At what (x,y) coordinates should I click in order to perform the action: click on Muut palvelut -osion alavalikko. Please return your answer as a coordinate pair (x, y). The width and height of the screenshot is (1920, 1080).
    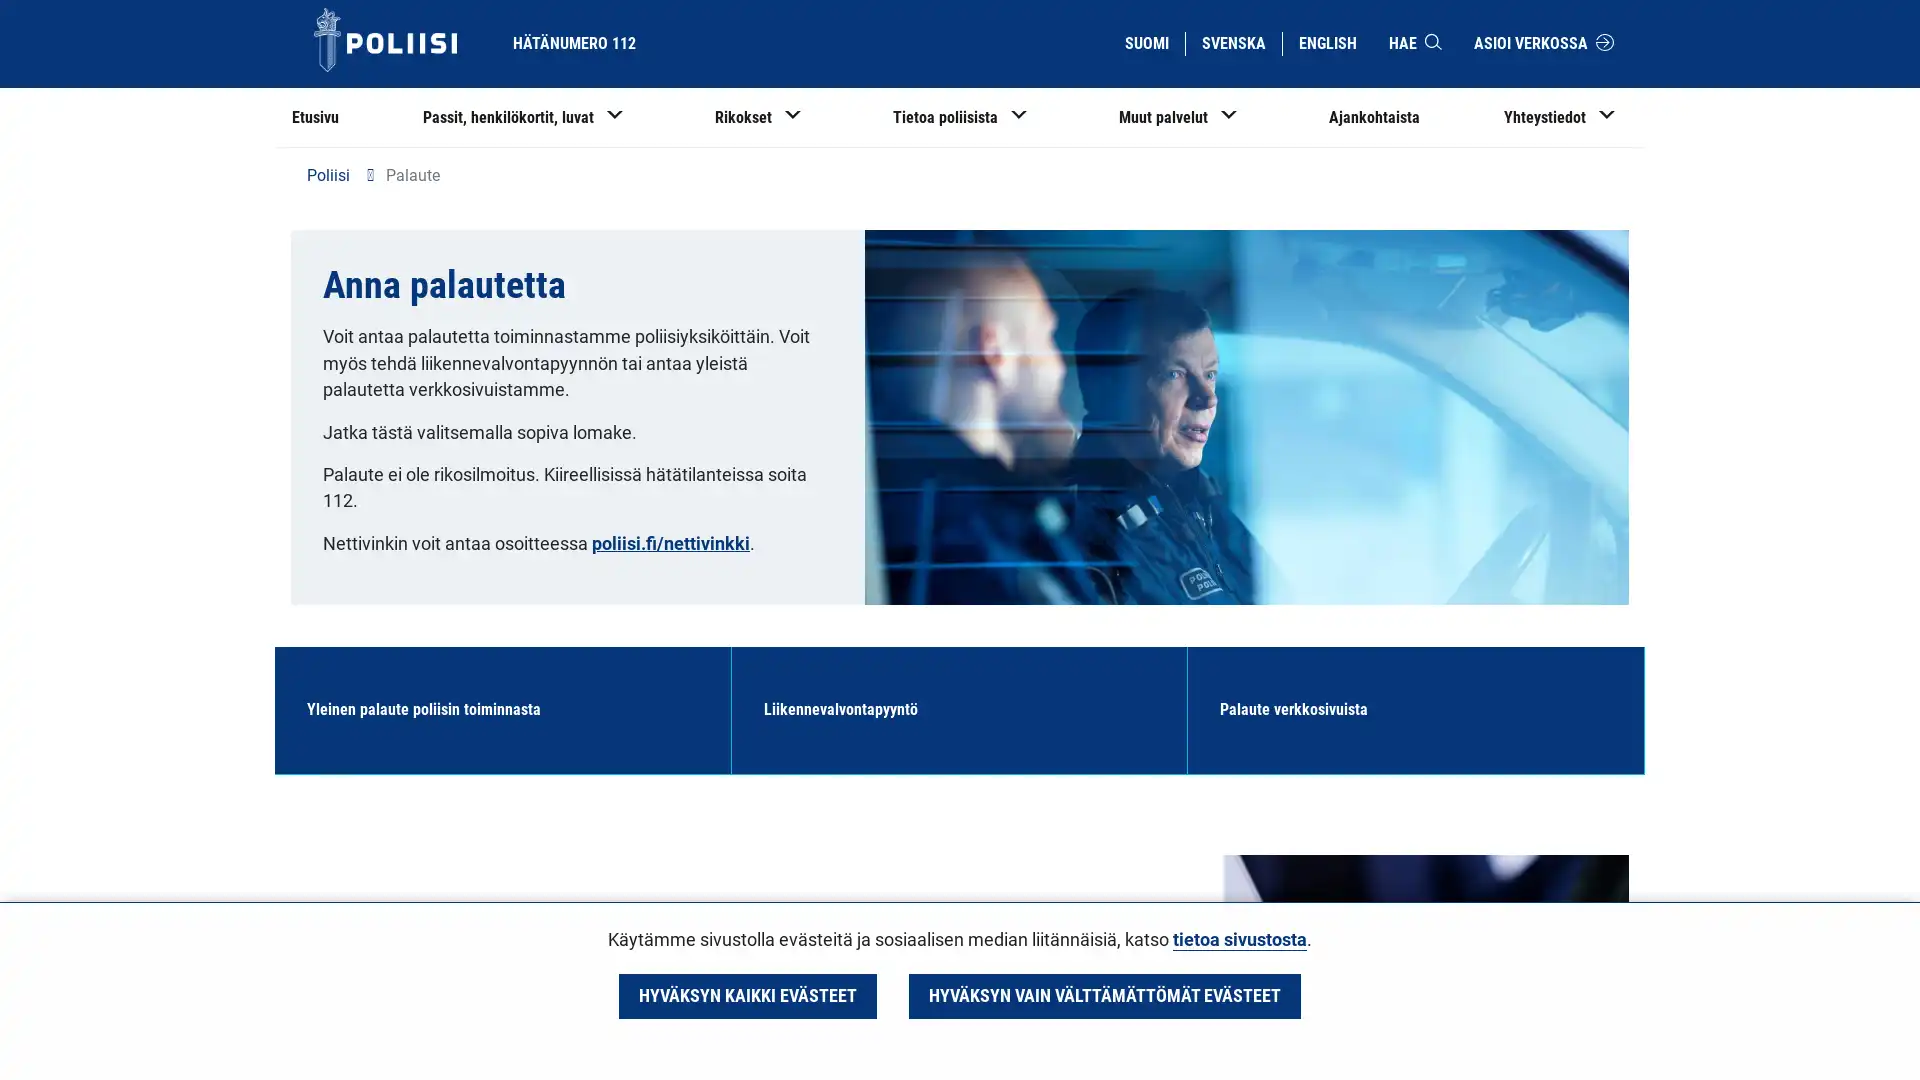
    Looking at the image, I should click on (1235, 120).